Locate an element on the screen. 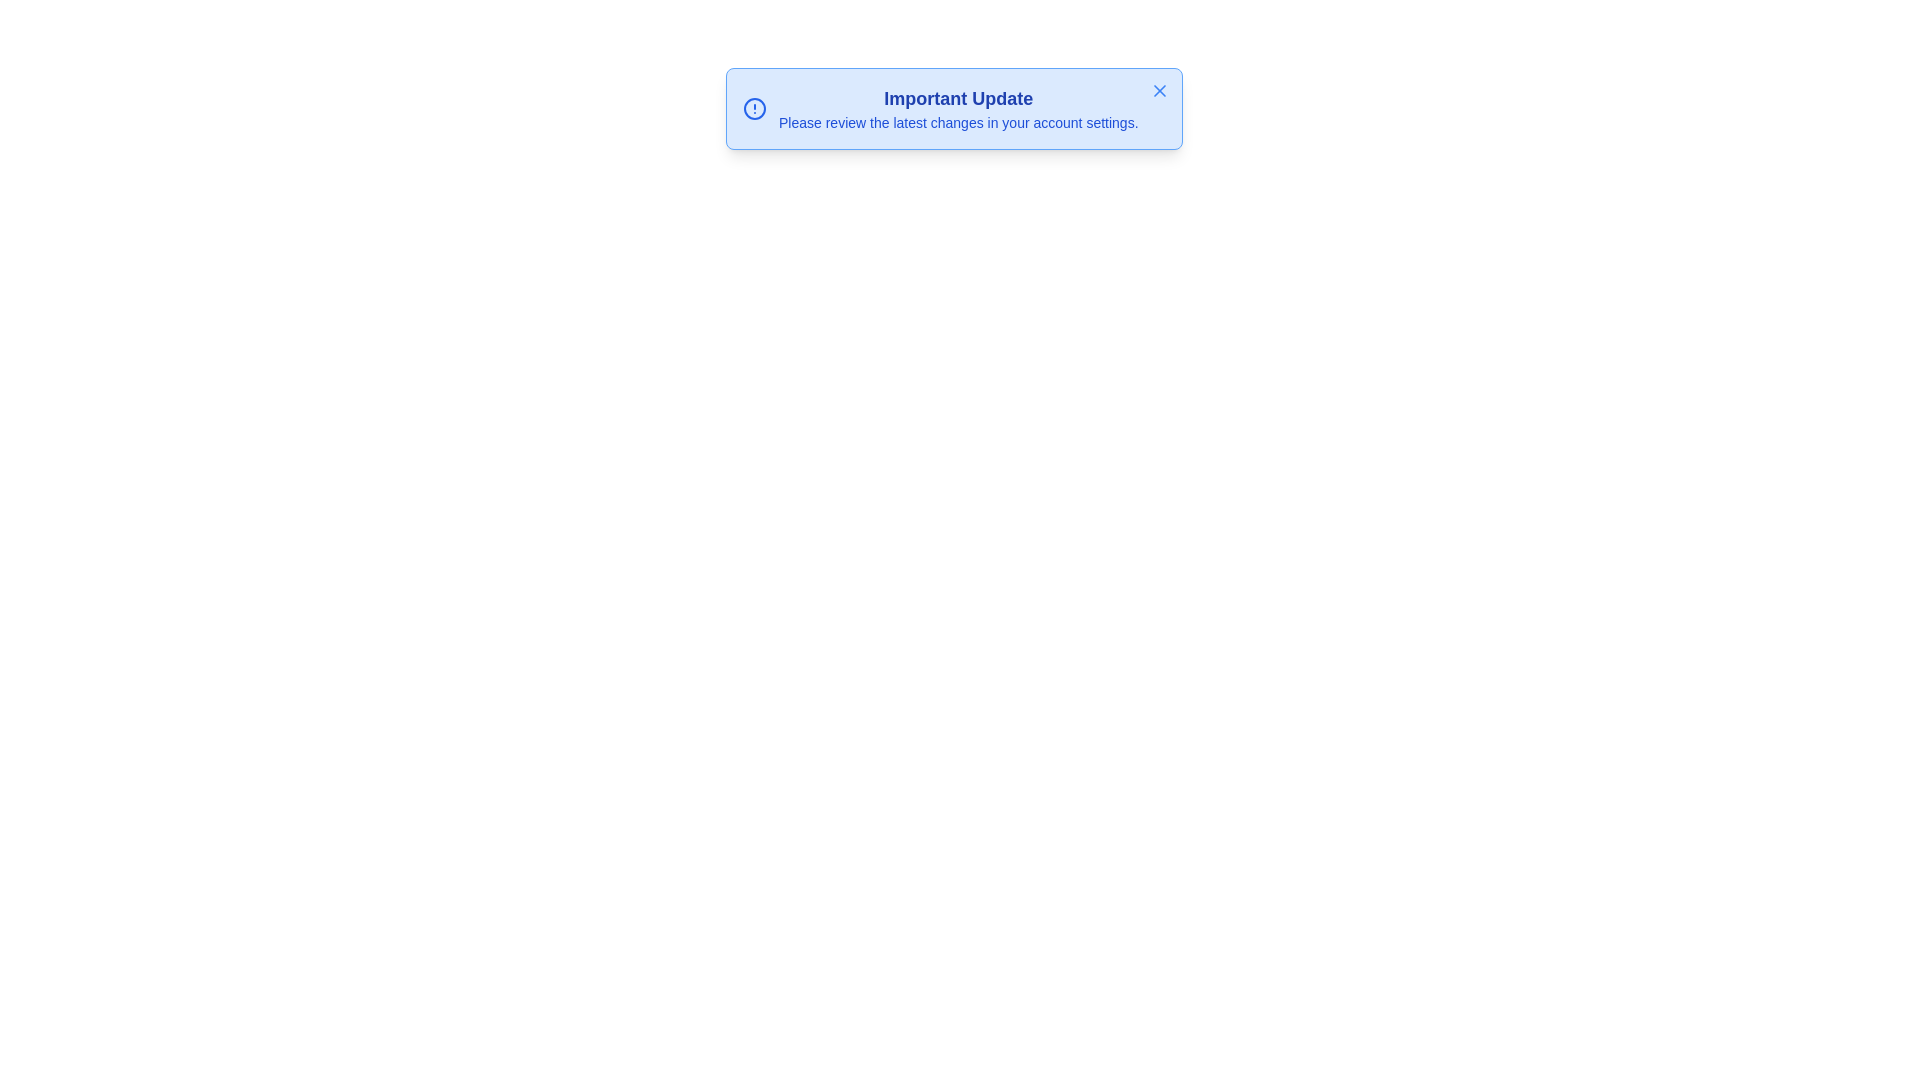 The height and width of the screenshot is (1080, 1920). the decorative circular outline graphic element located in the notification panel, adjacent to the 'Important Update' text is located at coordinates (753, 108).